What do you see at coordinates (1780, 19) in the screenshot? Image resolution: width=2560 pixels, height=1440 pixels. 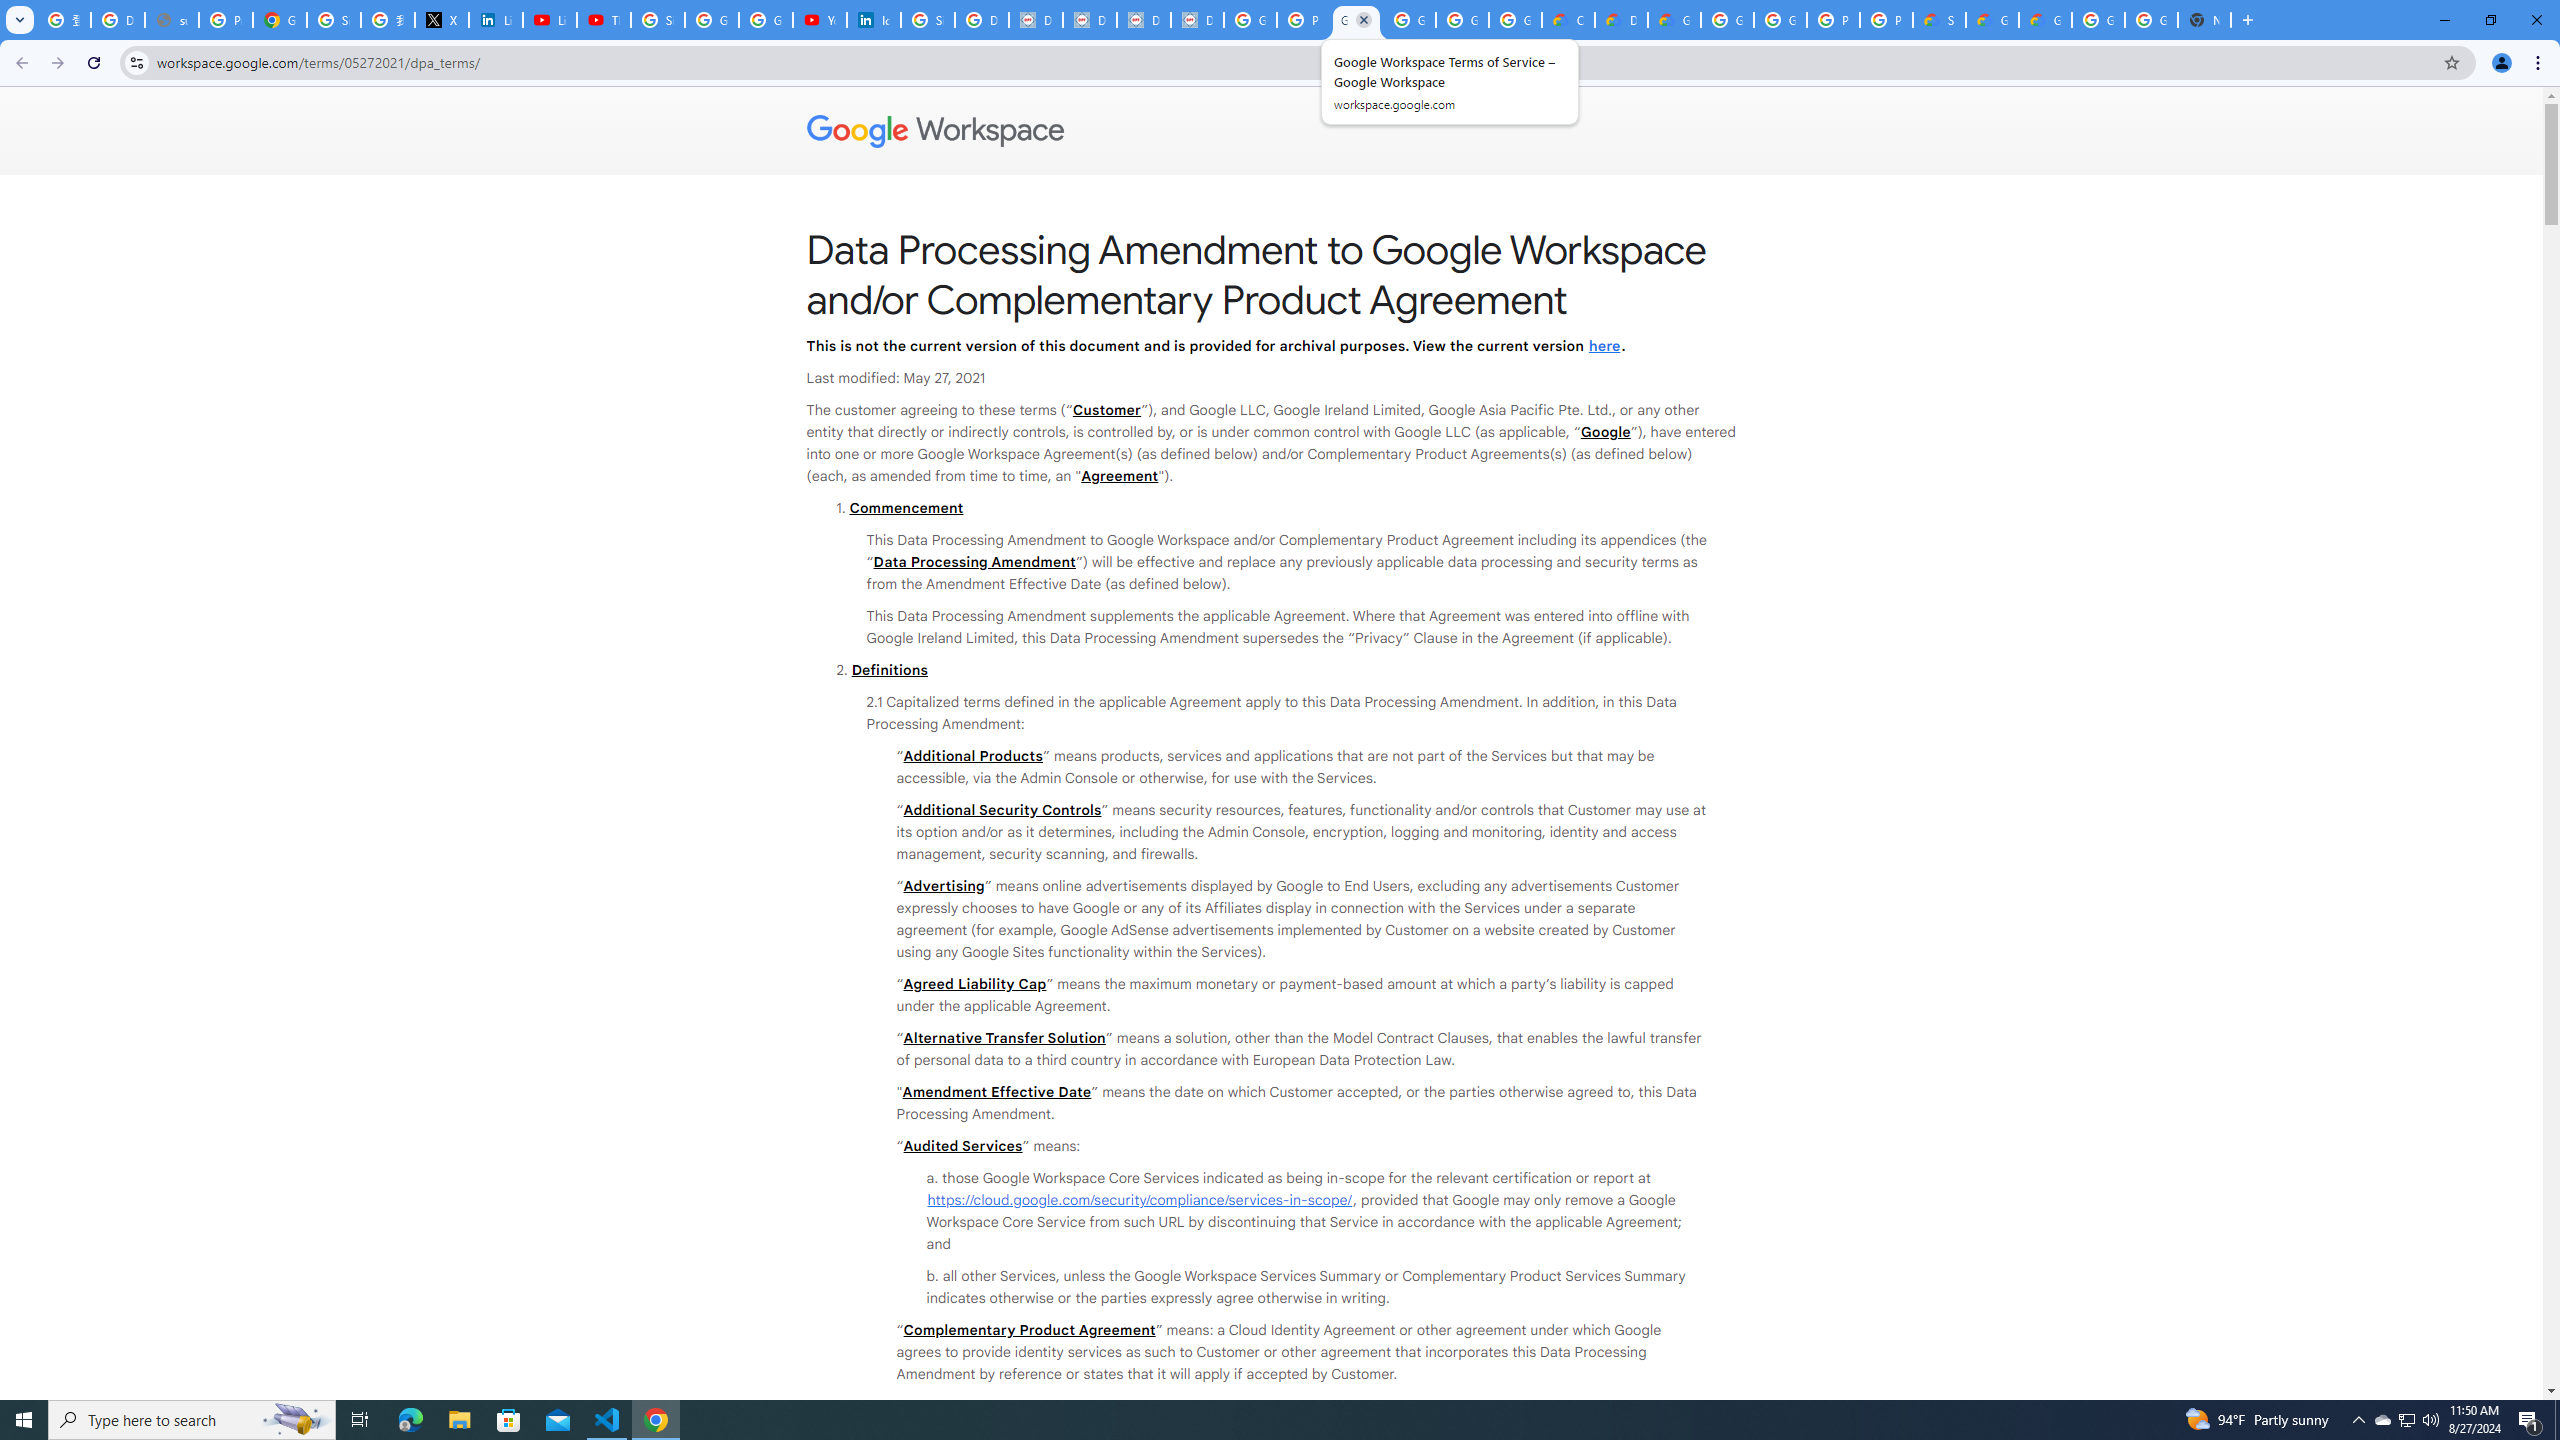 I see `'Google Cloud Platform'` at bounding box center [1780, 19].